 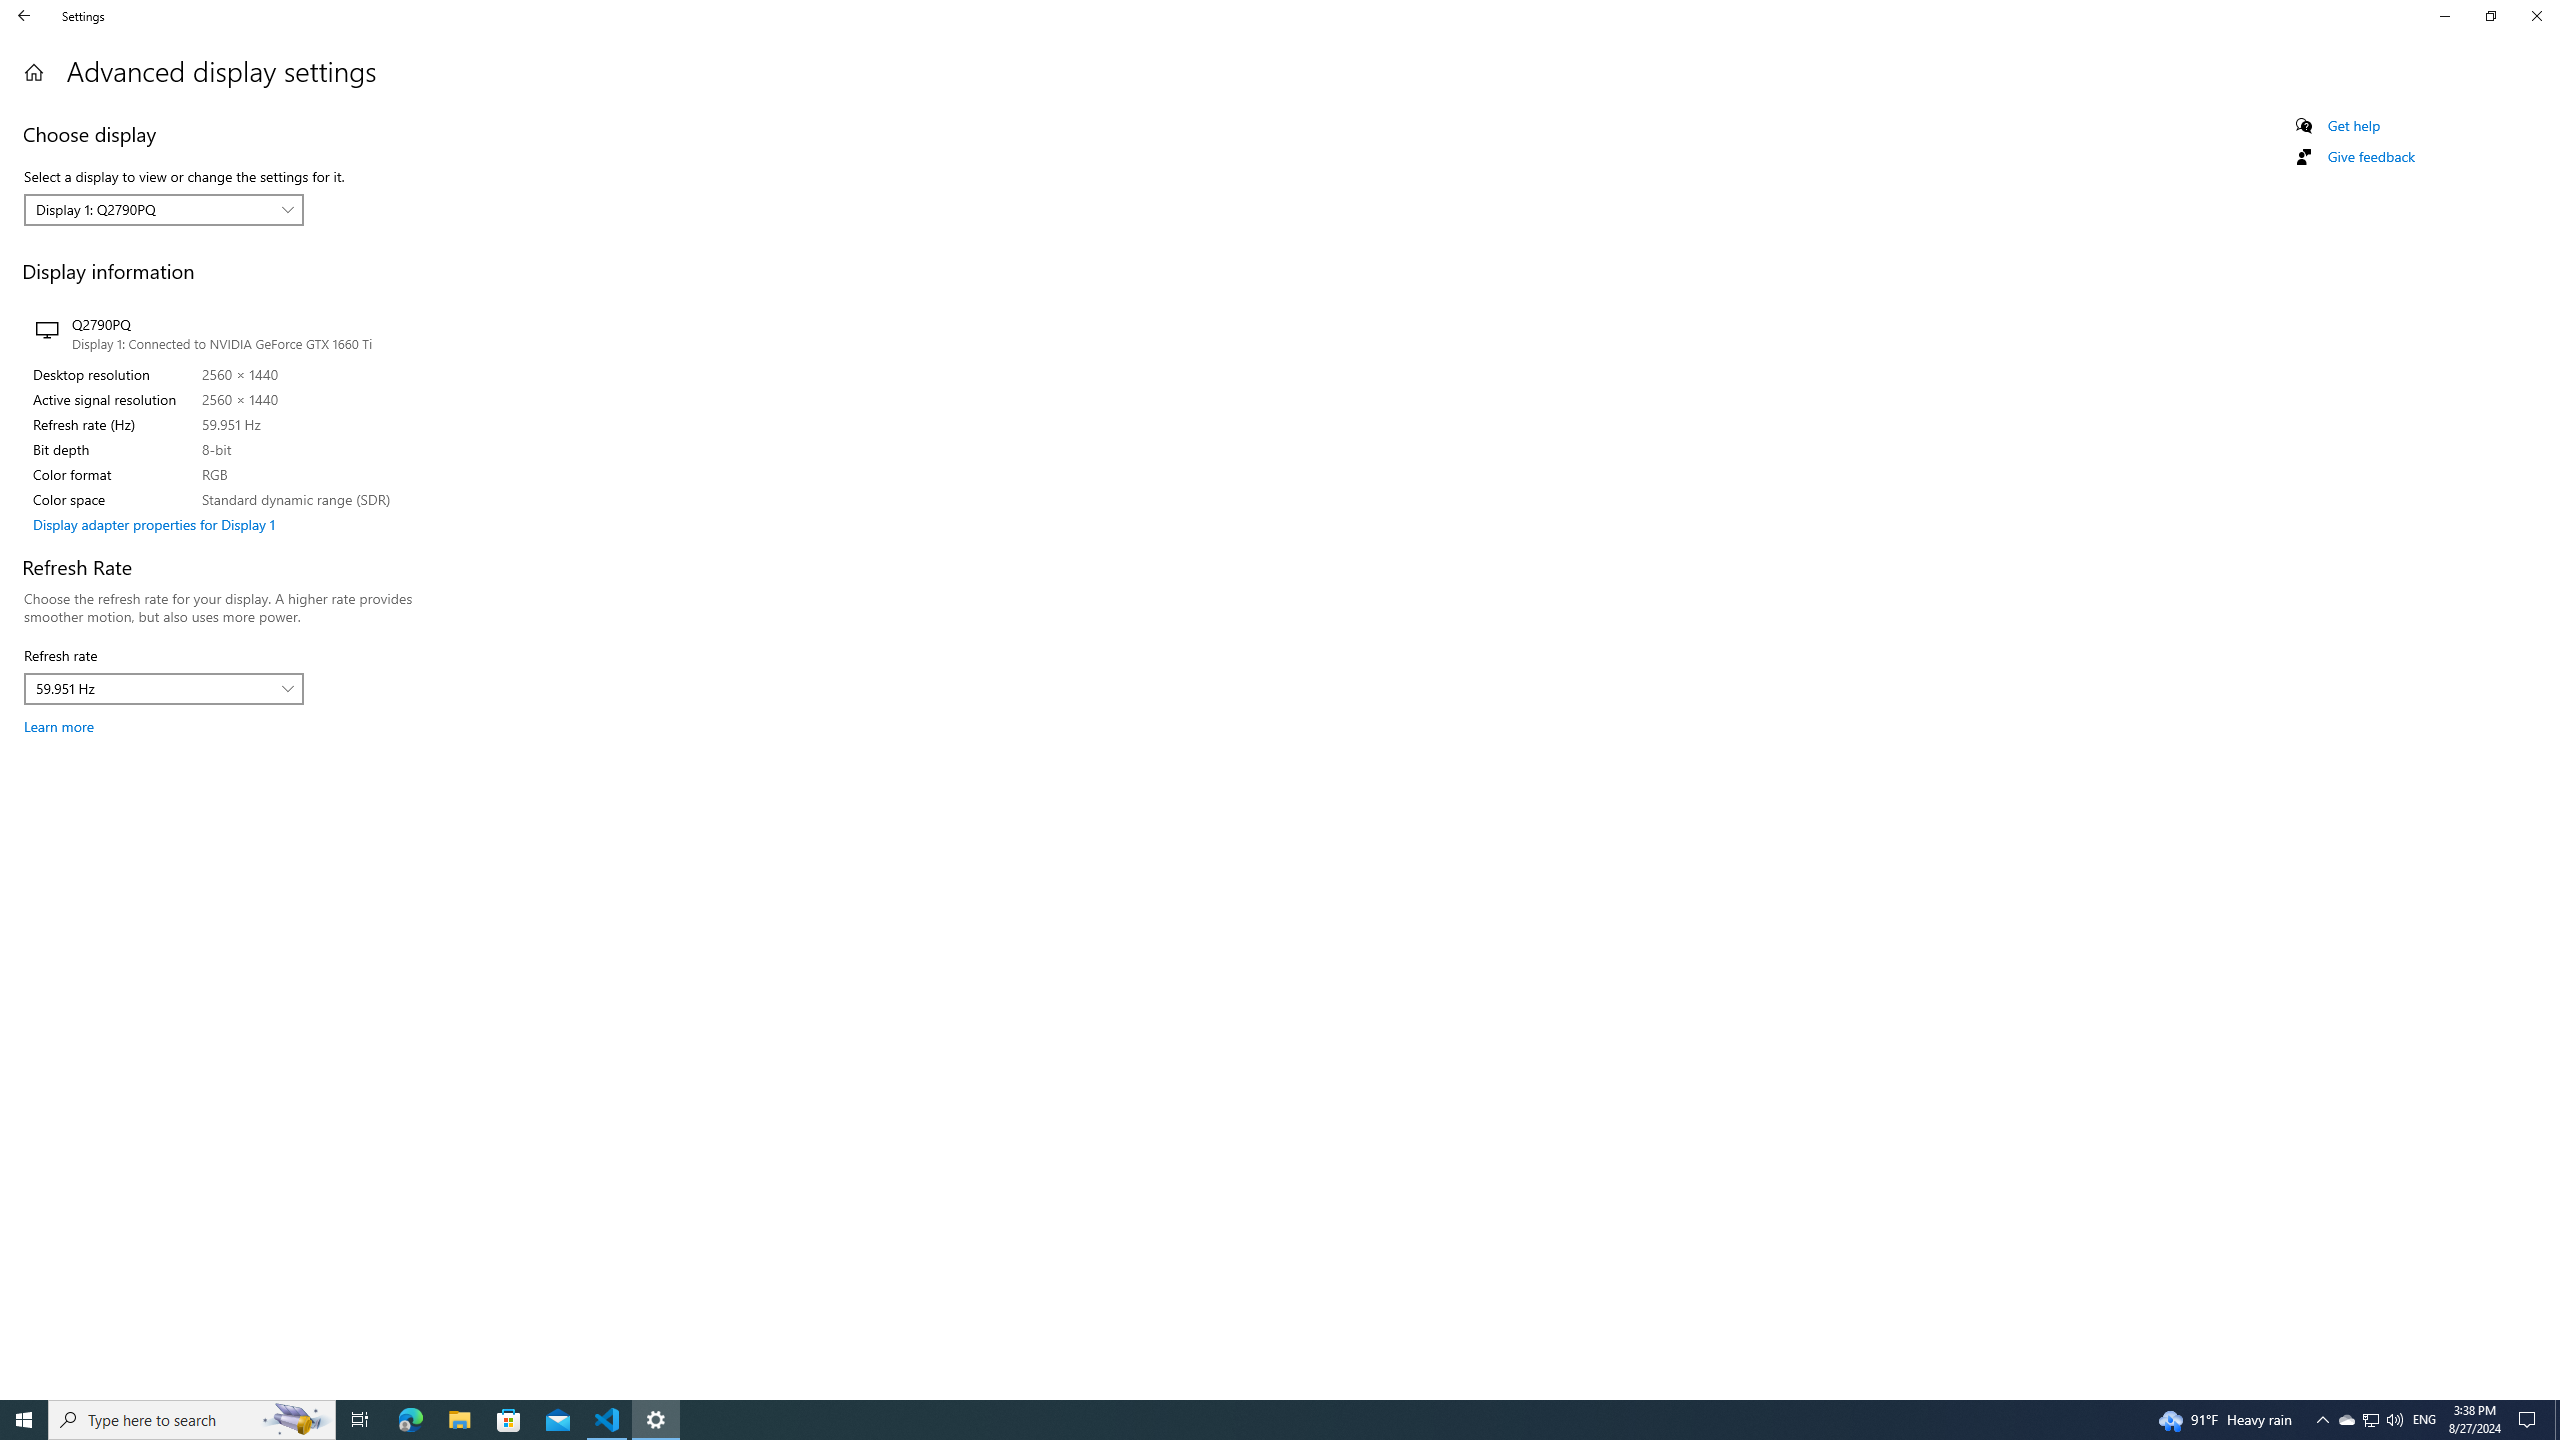 I want to click on 'Close Settings', so click(x=2535, y=15).